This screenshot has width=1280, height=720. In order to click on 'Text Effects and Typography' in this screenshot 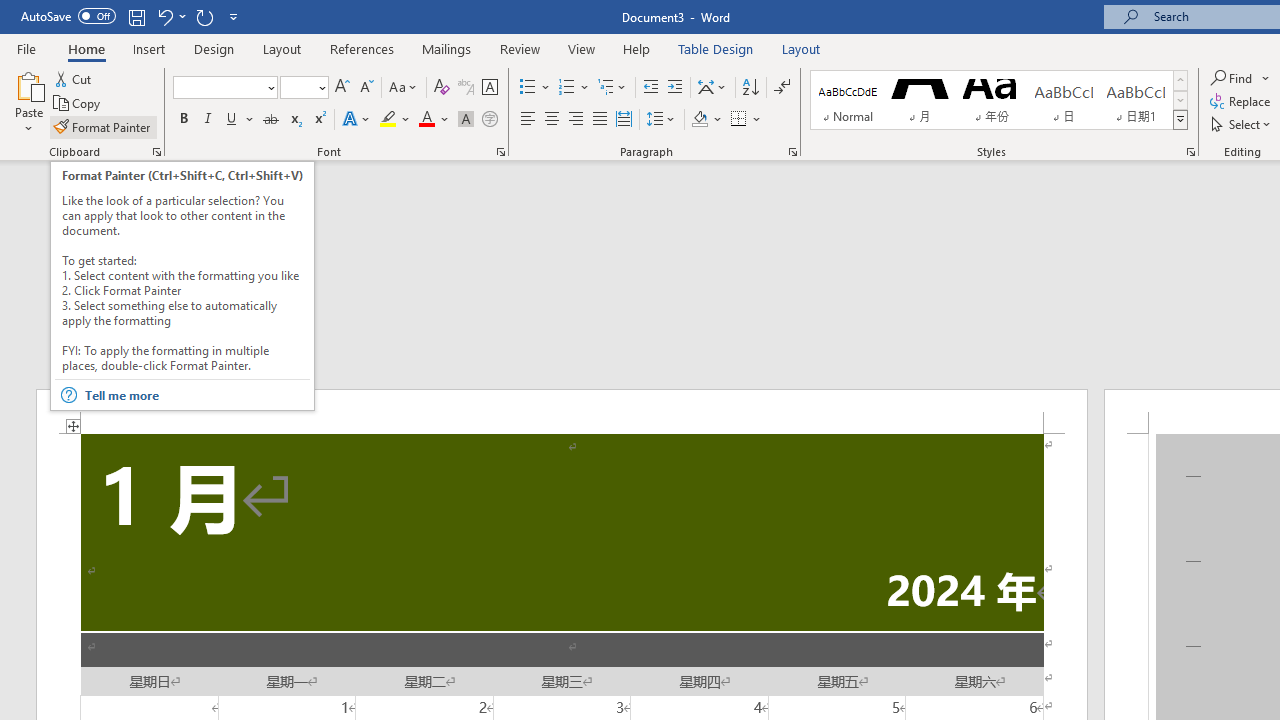, I will do `click(357, 119)`.